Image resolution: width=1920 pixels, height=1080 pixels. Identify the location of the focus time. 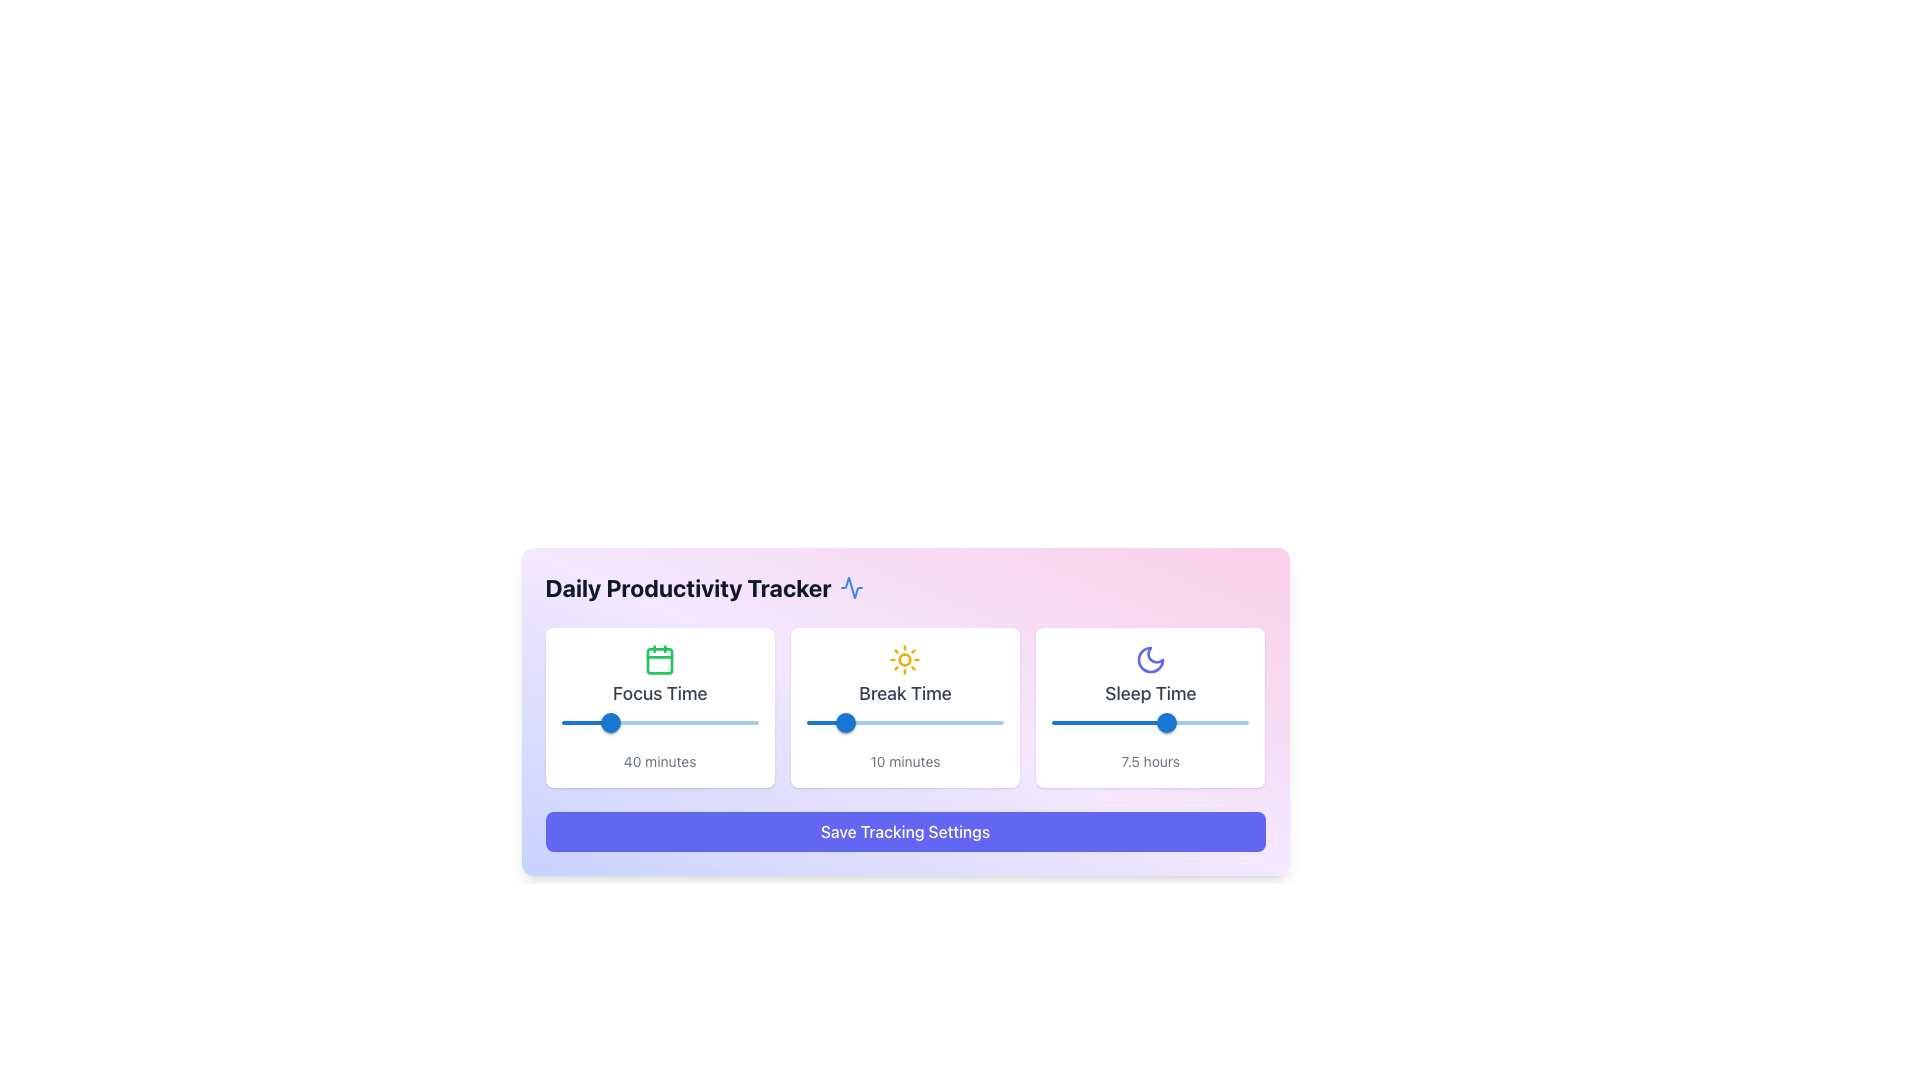
(676, 722).